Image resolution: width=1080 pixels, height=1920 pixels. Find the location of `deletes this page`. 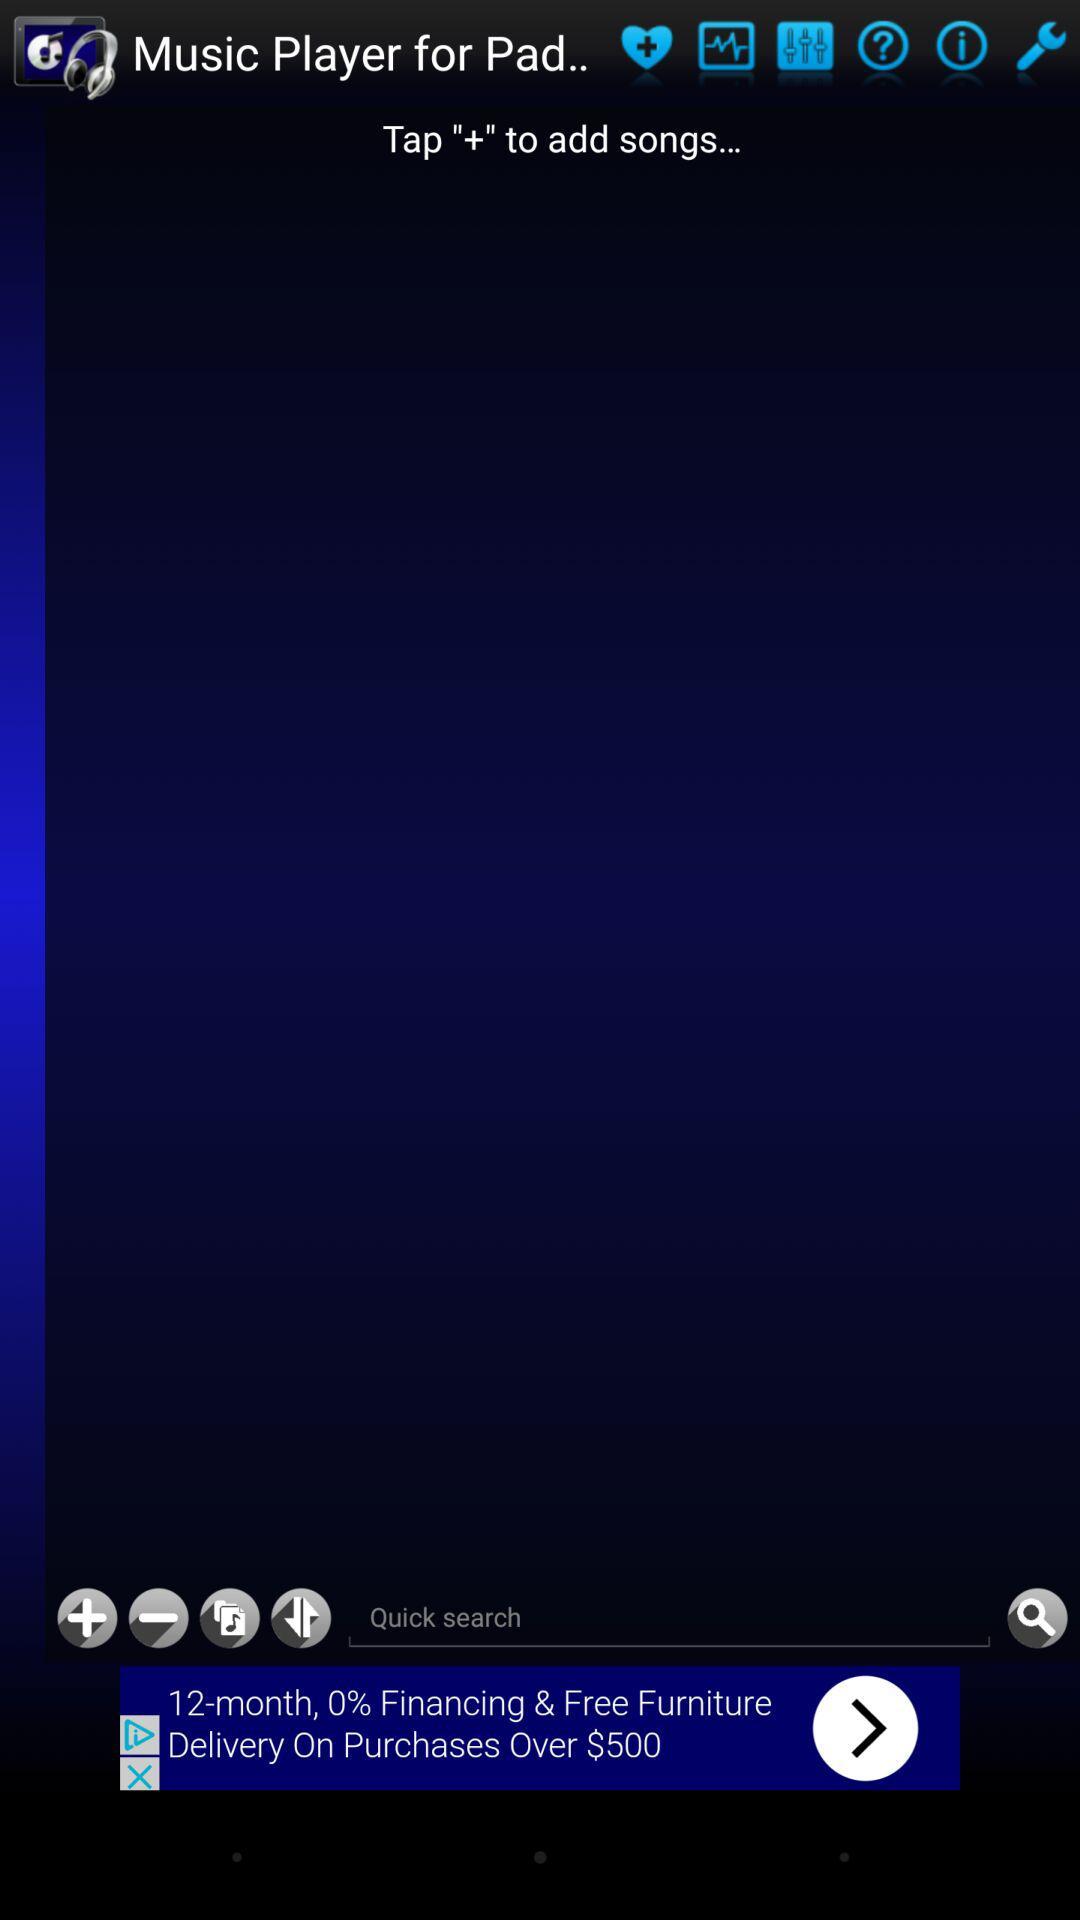

deletes this page is located at coordinates (157, 1618).